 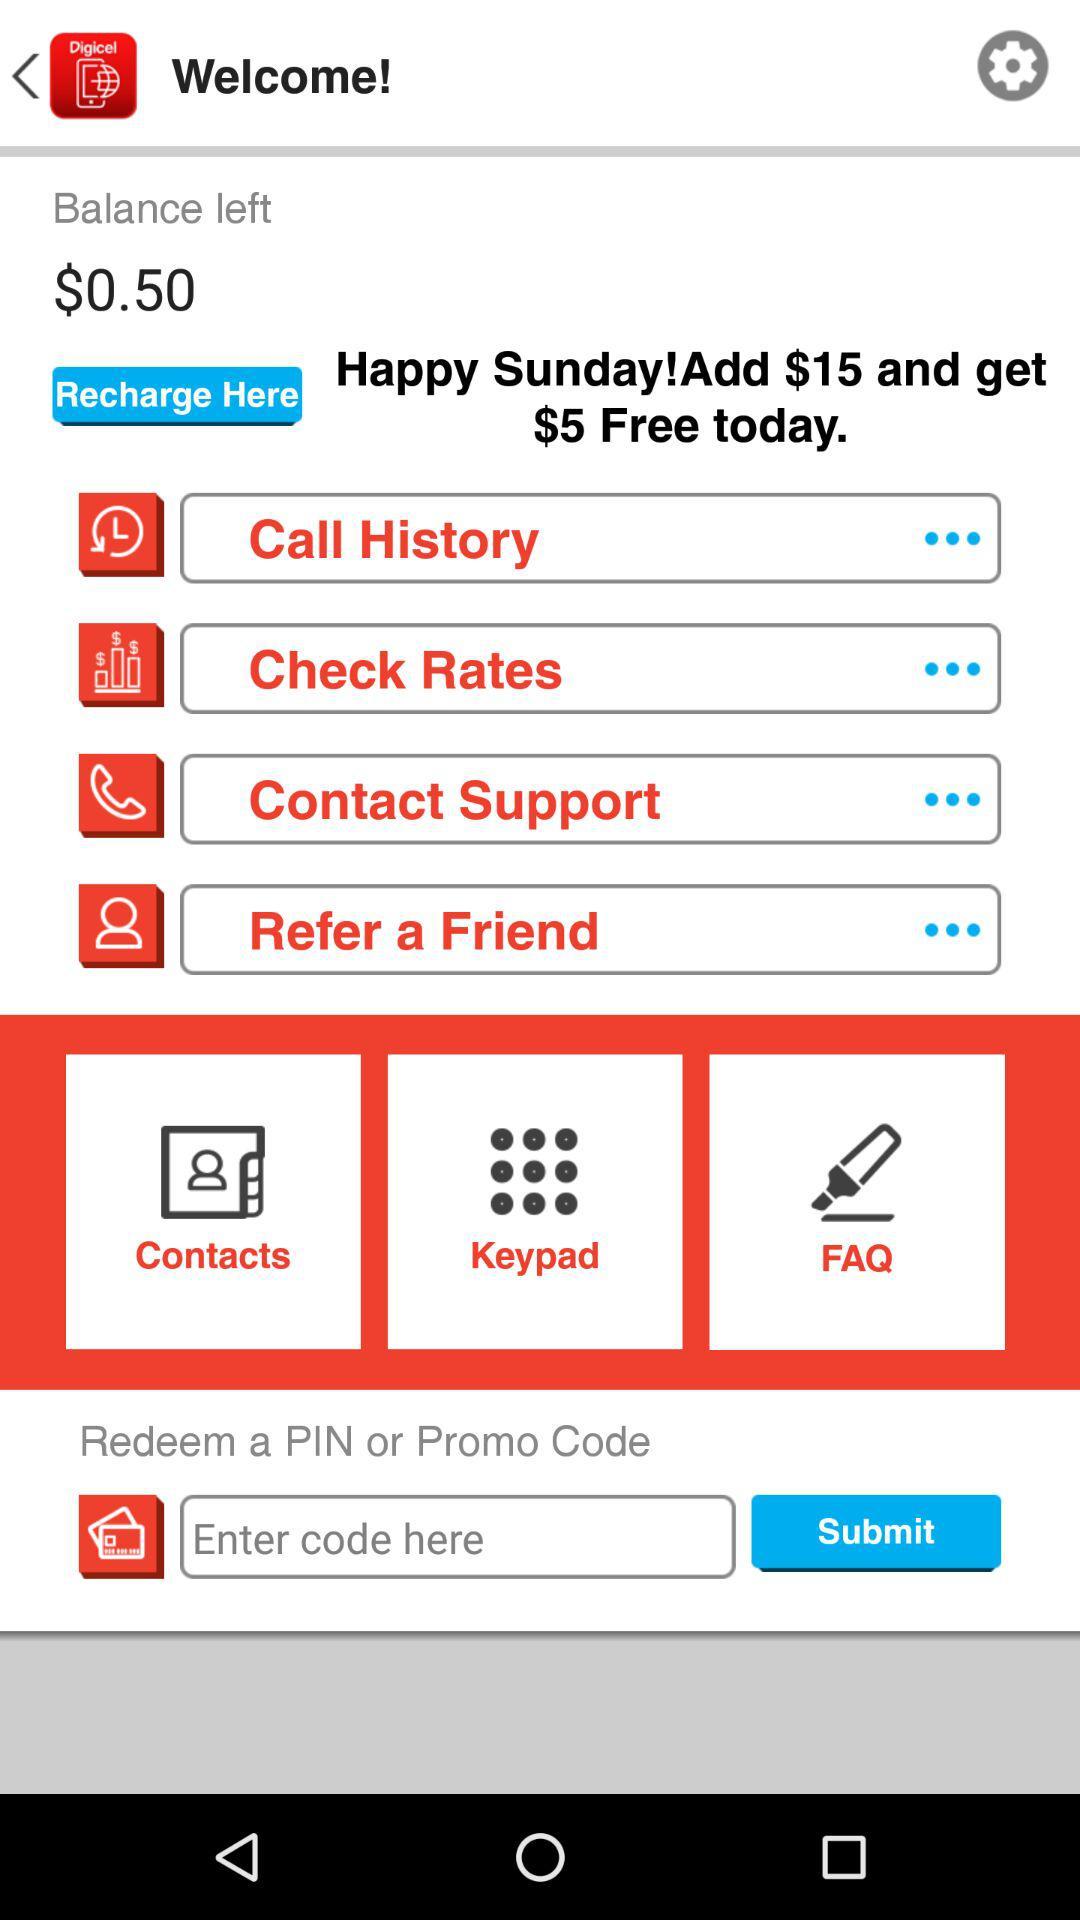 I want to click on settings, so click(x=1013, y=66).